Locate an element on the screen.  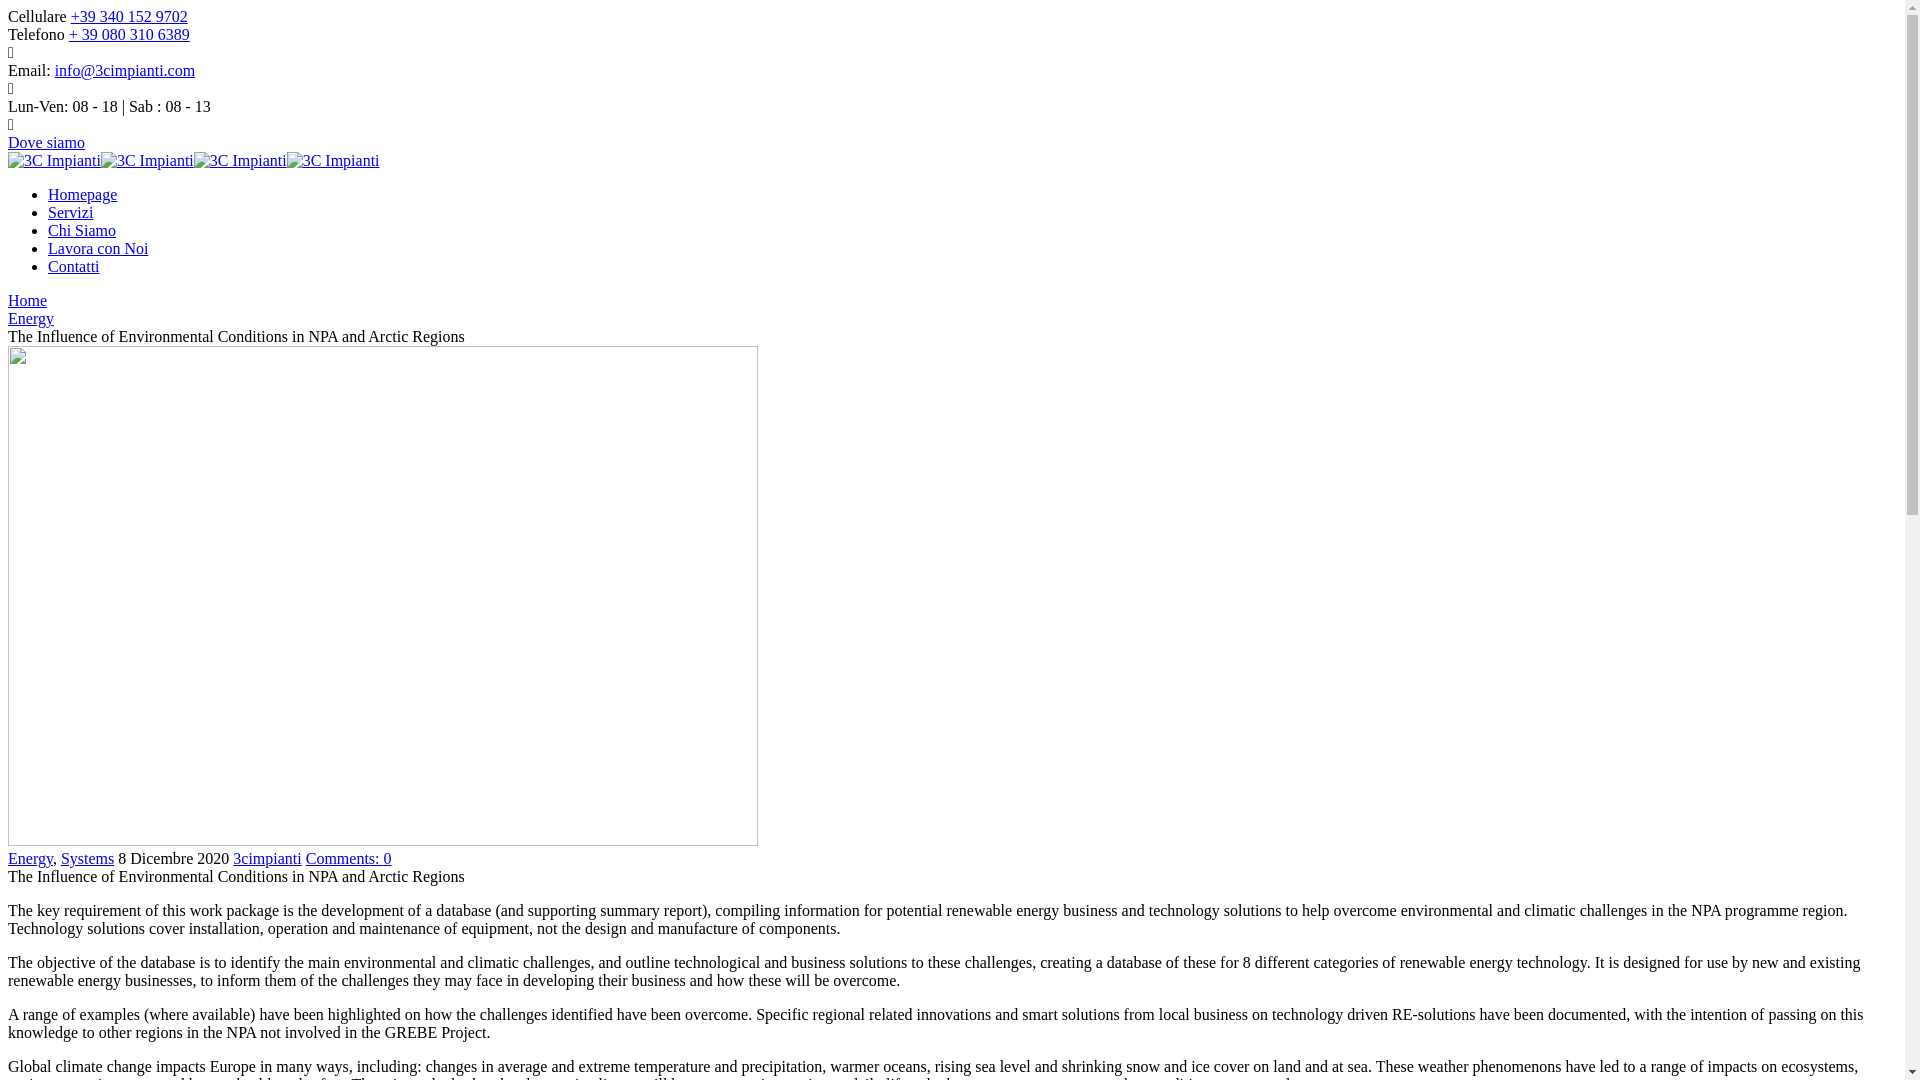
'Contatti' is located at coordinates (48, 265).